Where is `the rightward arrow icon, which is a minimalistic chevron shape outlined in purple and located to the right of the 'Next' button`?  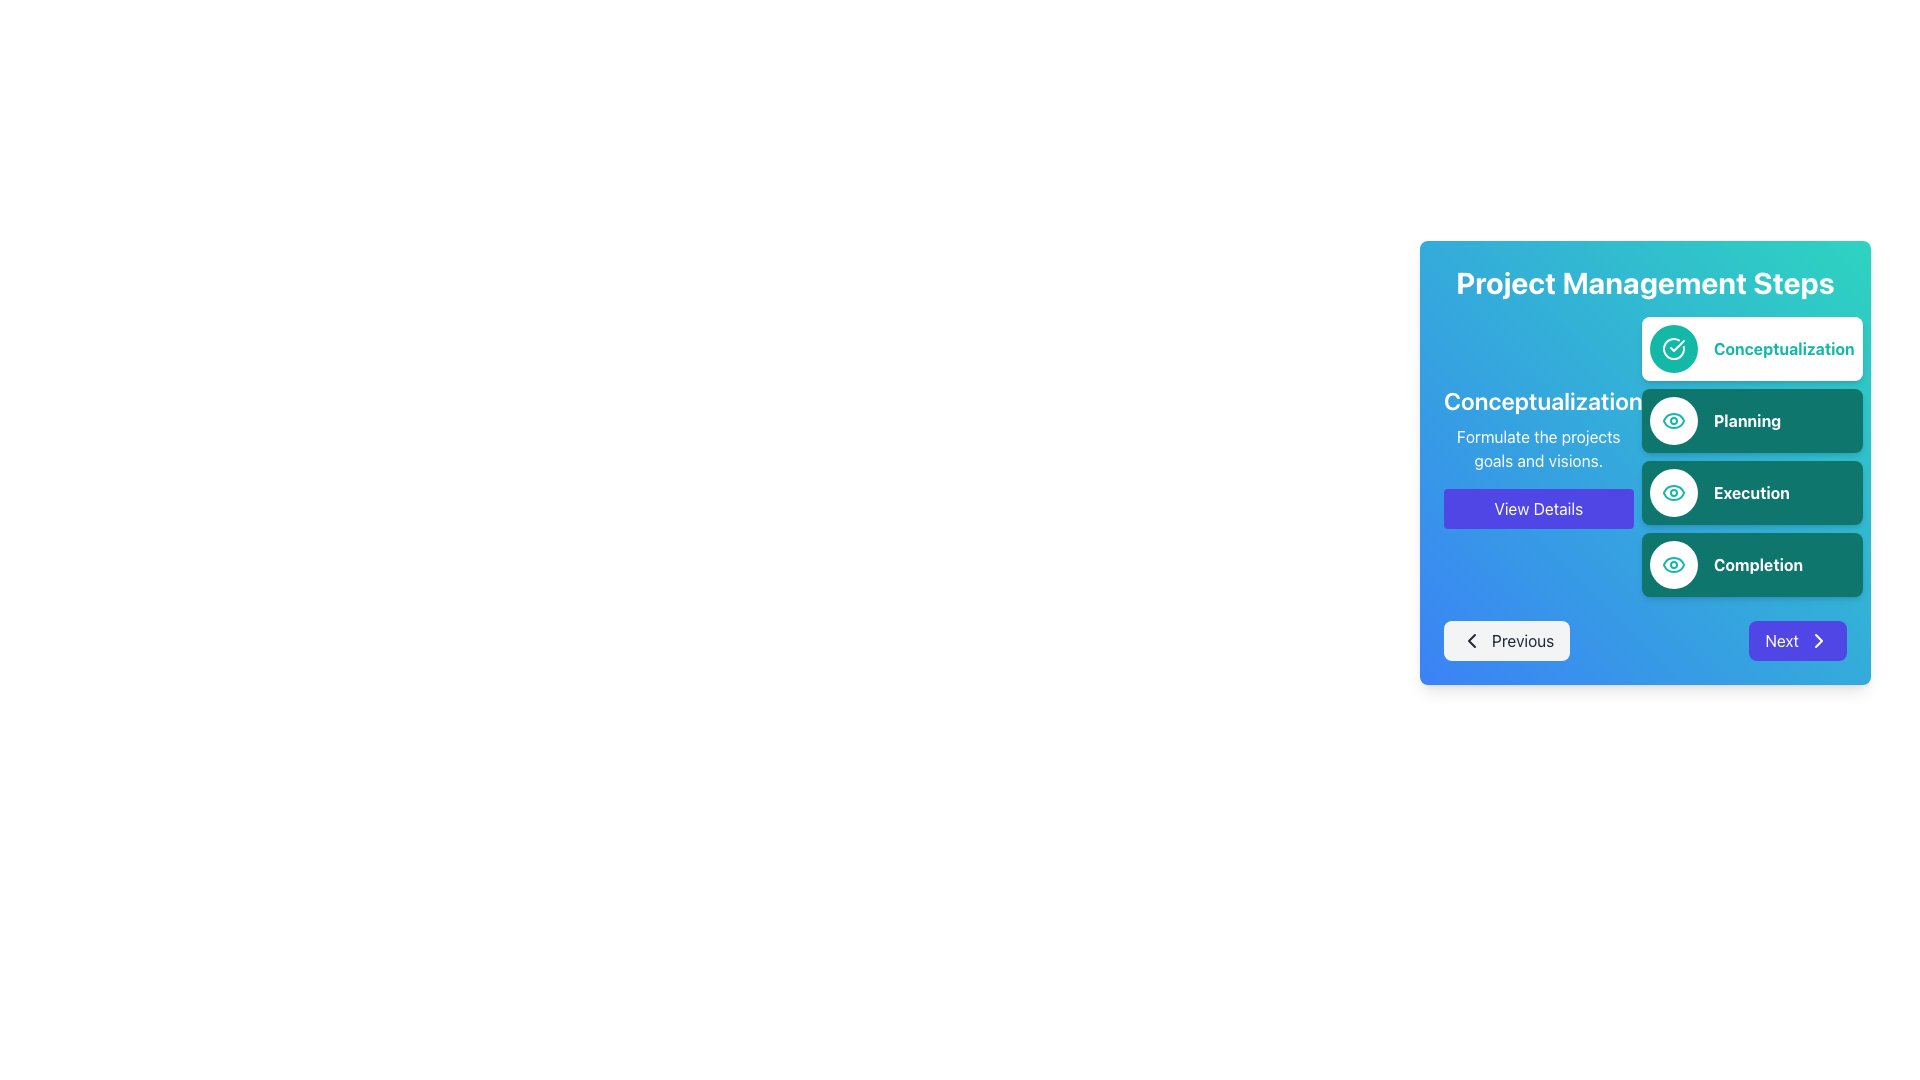 the rightward arrow icon, which is a minimalistic chevron shape outlined in purple and located to the right of the 'Next' button is located at coordinates (1819, 640).